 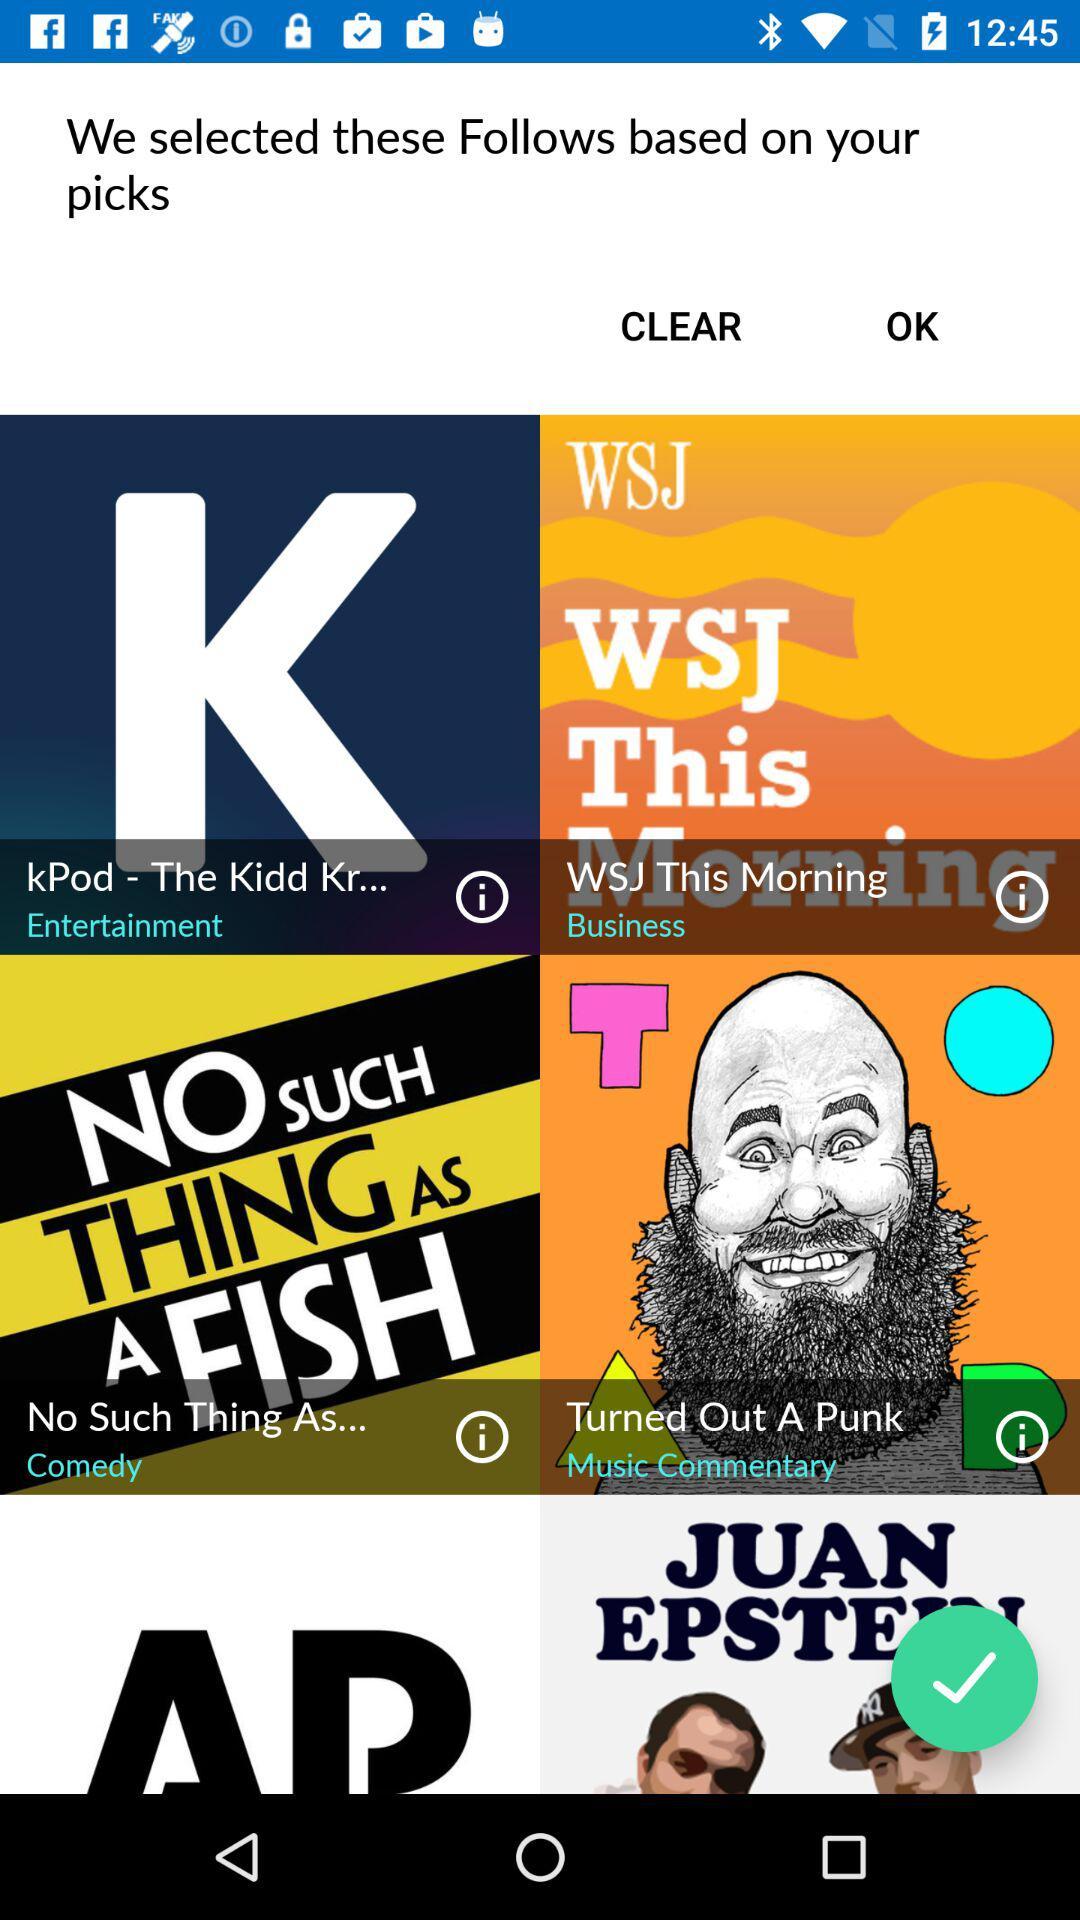 I want to click on ok icon, so click(x=911, y=325).